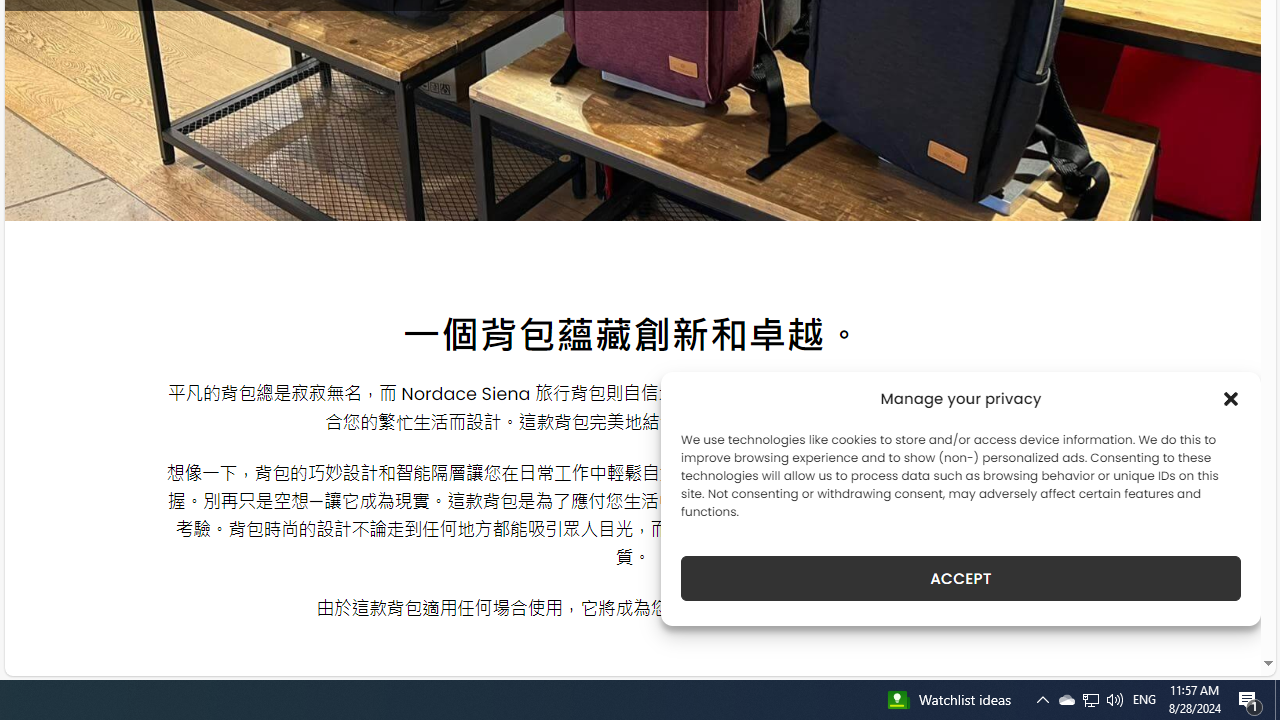 This screenshot has height=720, width=1280. What do you see at coordinates (1230, 398) in the screenshot?
I see `'Class: cmplz-close'` at bounding box center [1230, 398].